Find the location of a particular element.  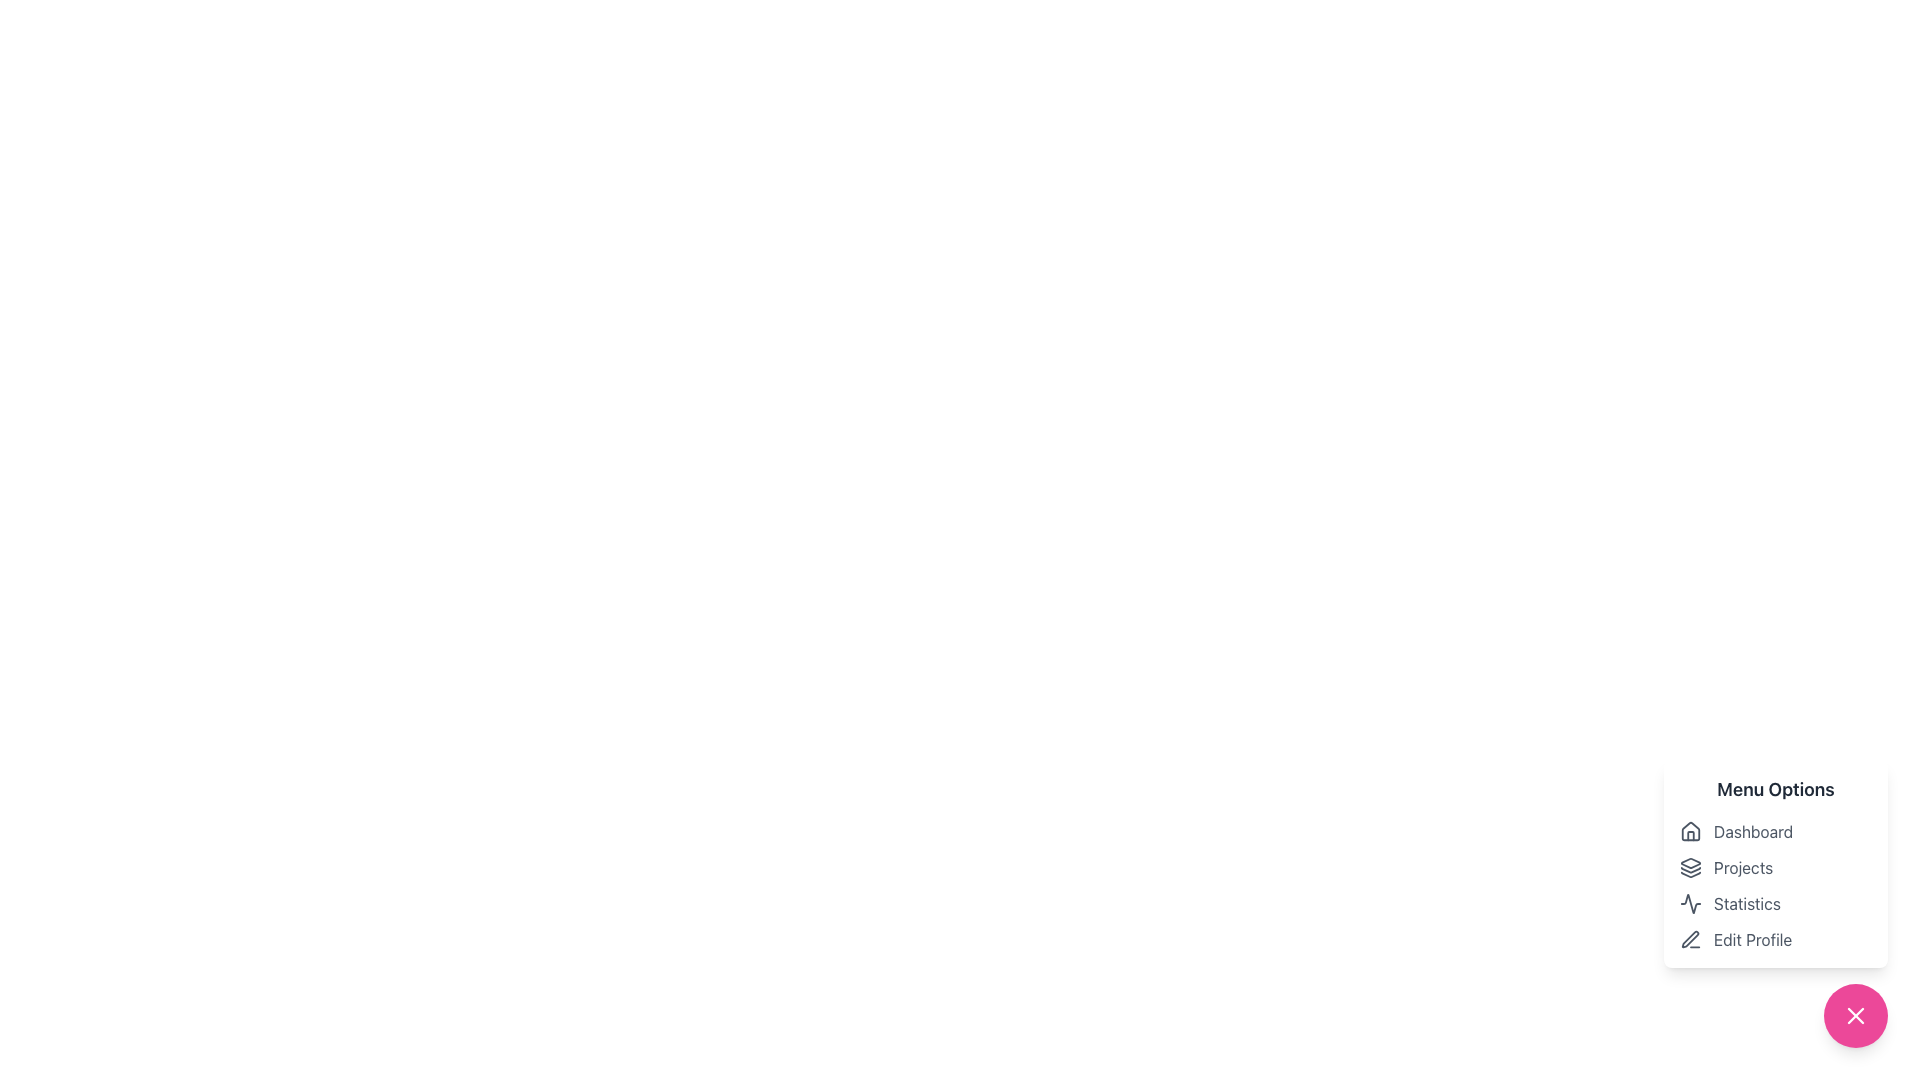

the 'Projects' menu item located in the bottom-right menu options is located at coordinates (1776, 885).